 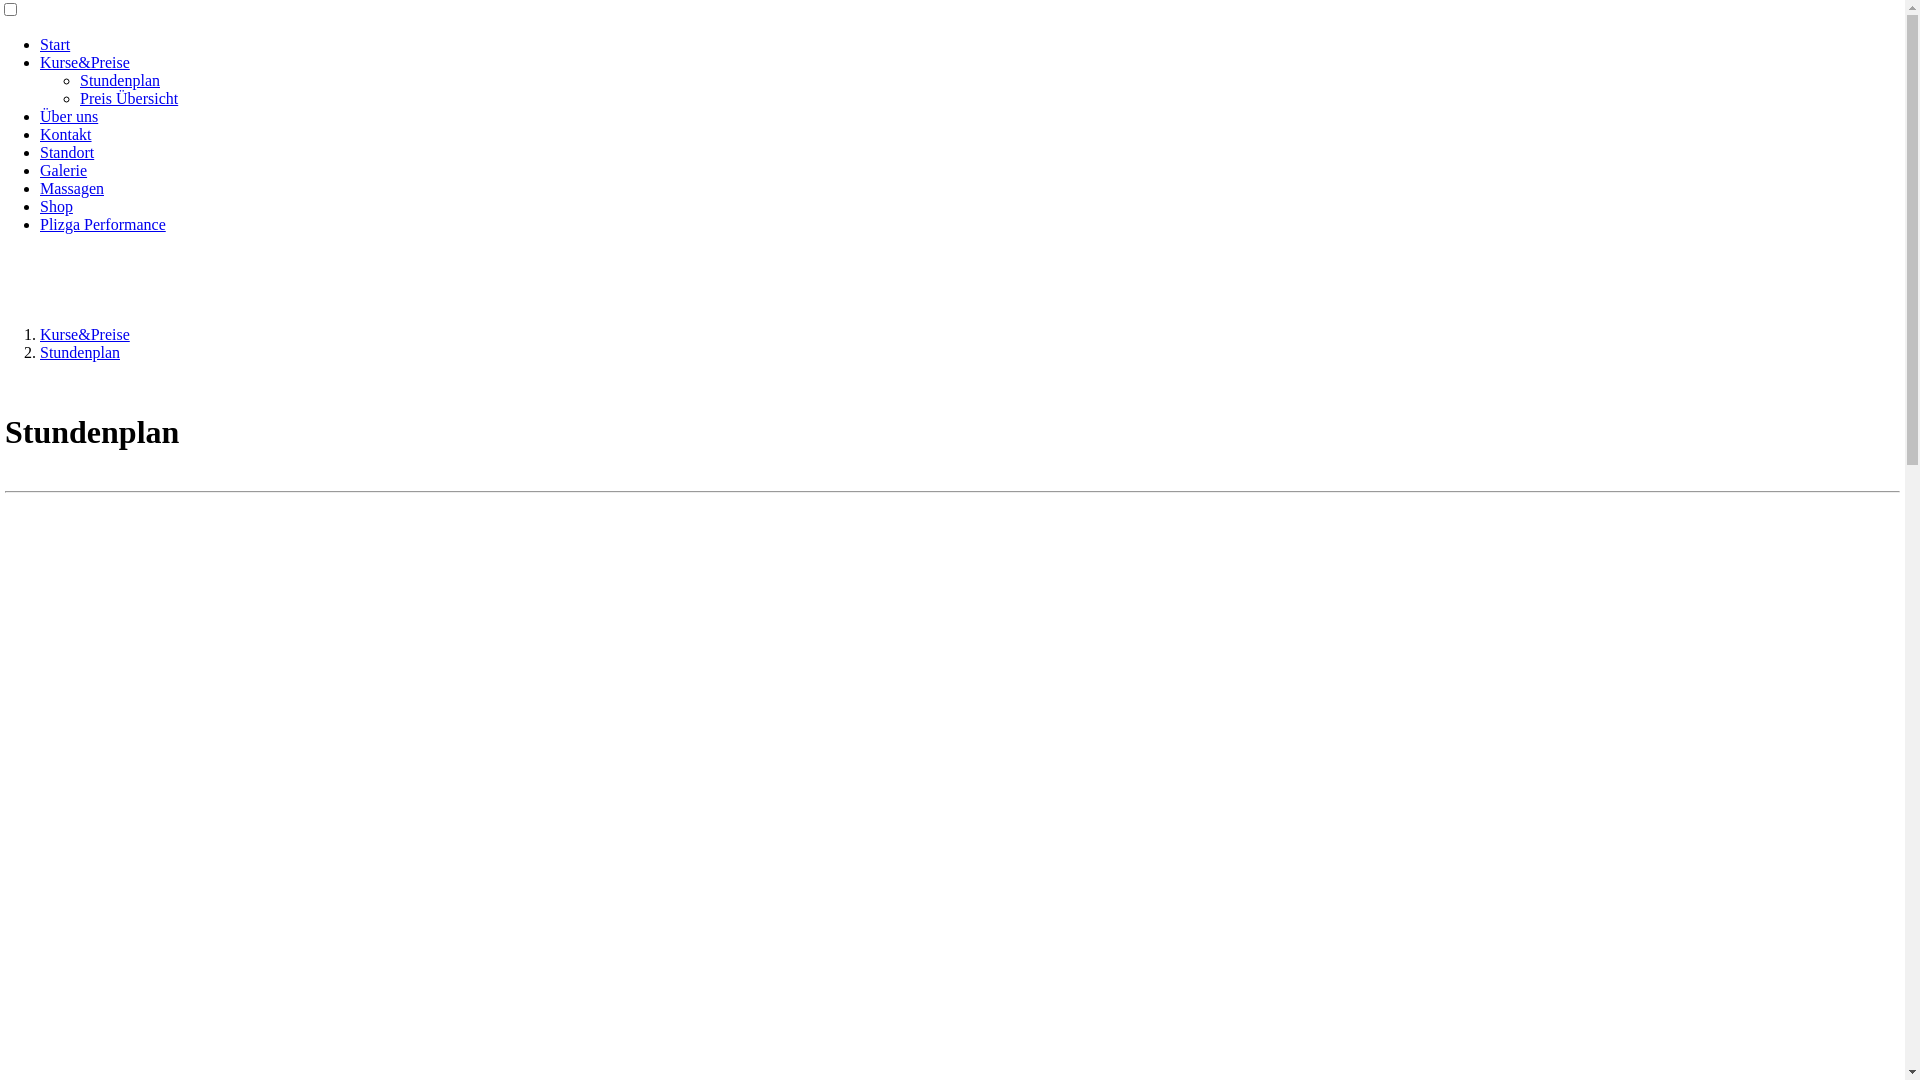 What do you see at coordinates (72, 188) in the screenshot?
I see `'Massagen'` at bounding box center [72, 188].